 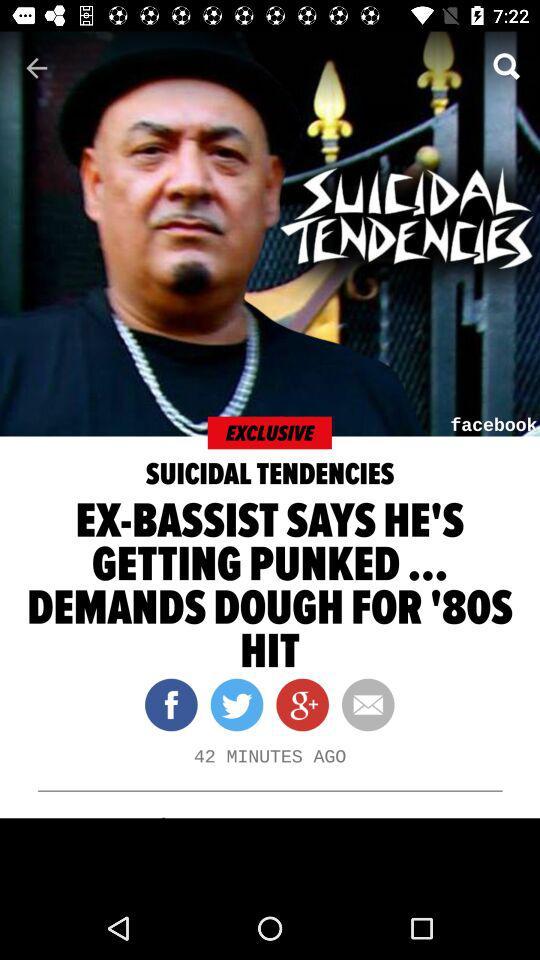 I want to click on the email icon, so click(x=360, y=705).